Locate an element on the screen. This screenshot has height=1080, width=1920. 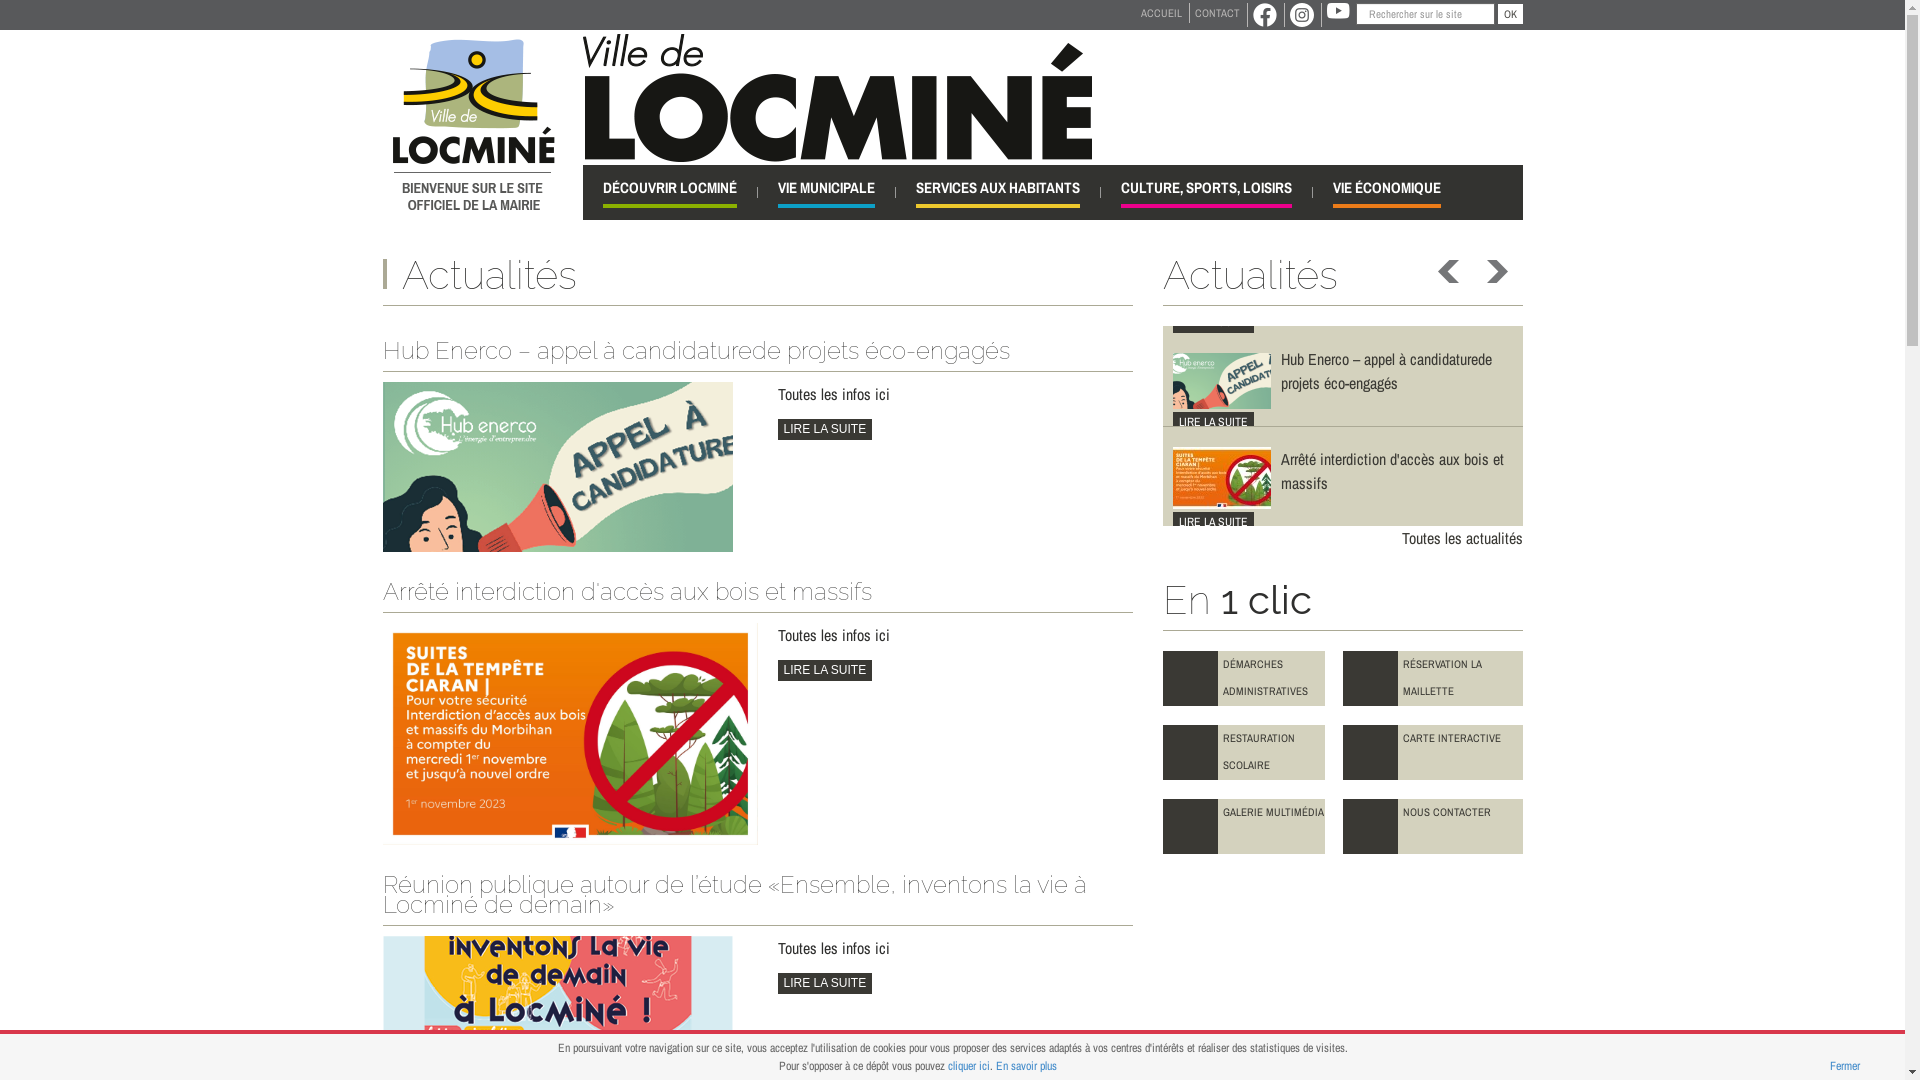
'OK' is located at coordinates (1497, 14).